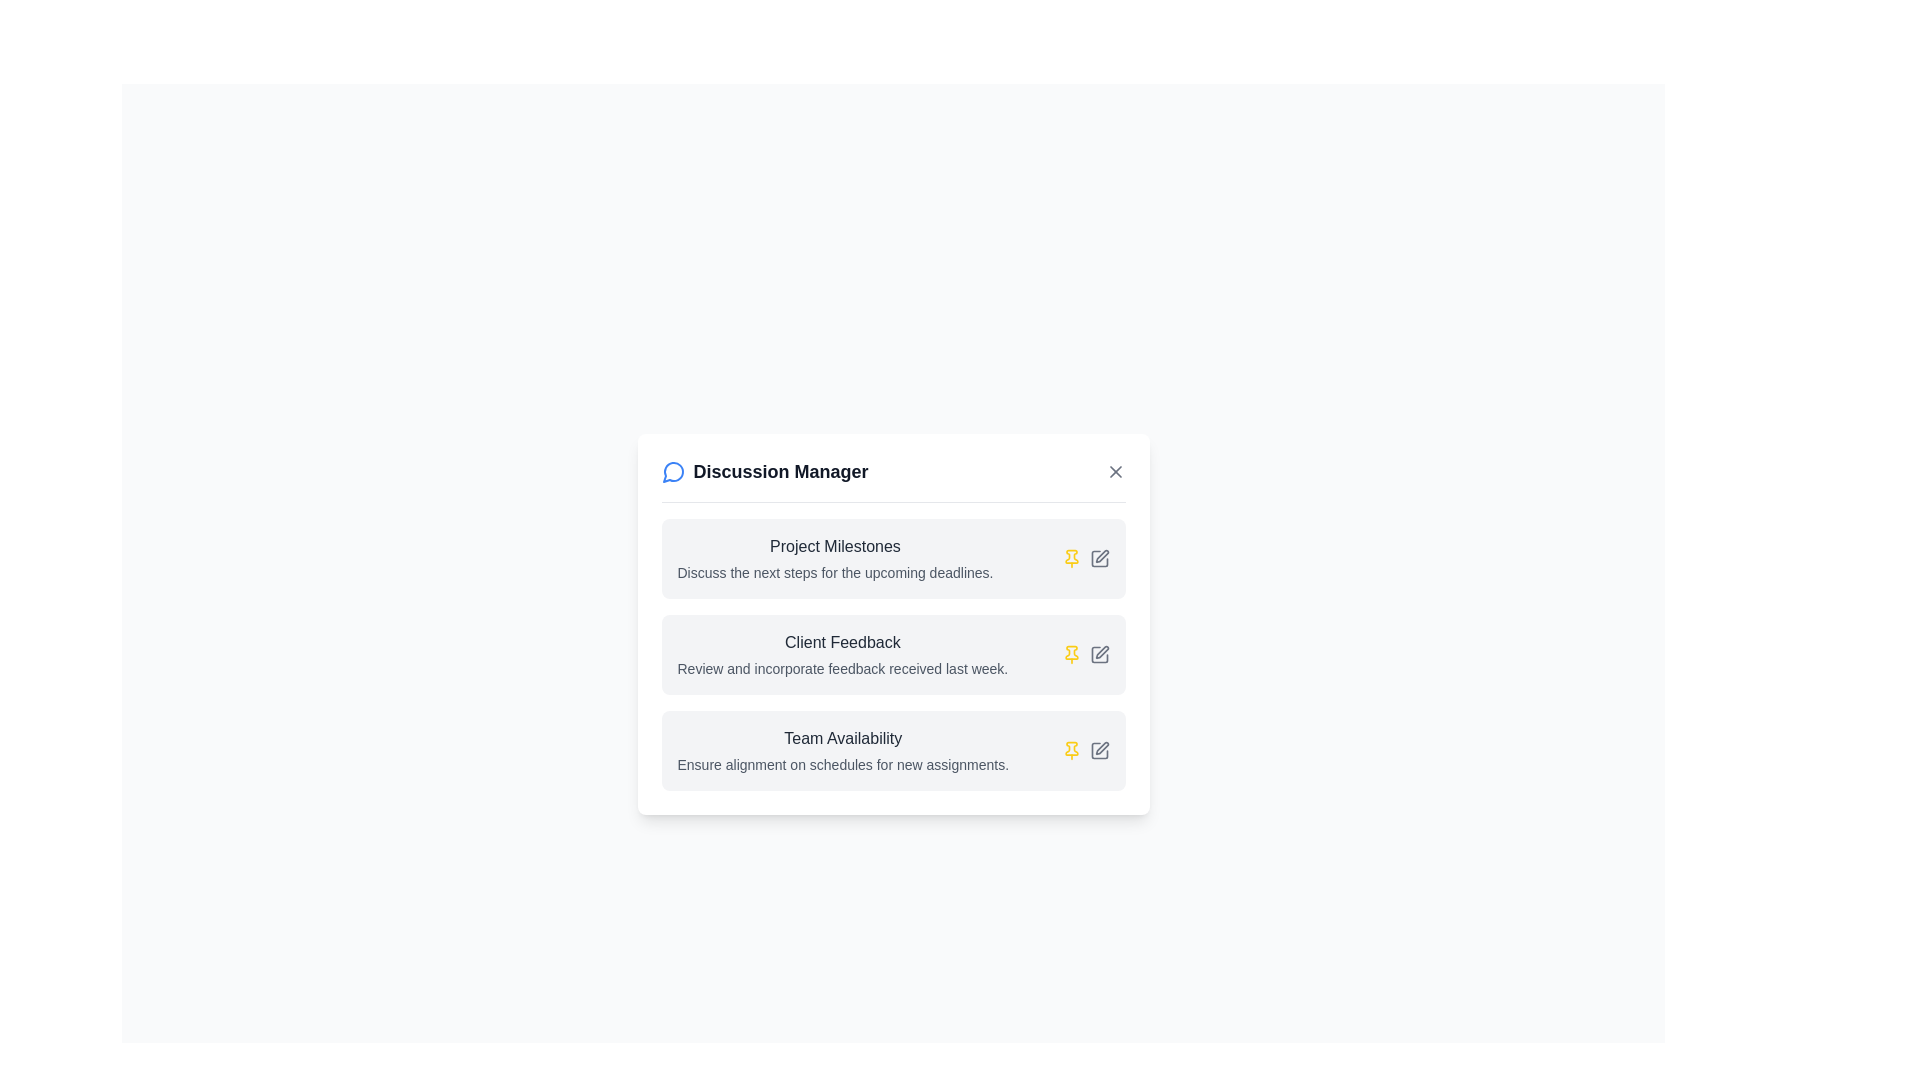 The height and width of the screenshot is (1080, 1920). What do you see at coordinates (1098, 750) in the screenshot?
I see `the edit icon (pen icon) located on the right side of the 'Team Availability' action bar to initiate an action` at bounding box center [1098, 750].